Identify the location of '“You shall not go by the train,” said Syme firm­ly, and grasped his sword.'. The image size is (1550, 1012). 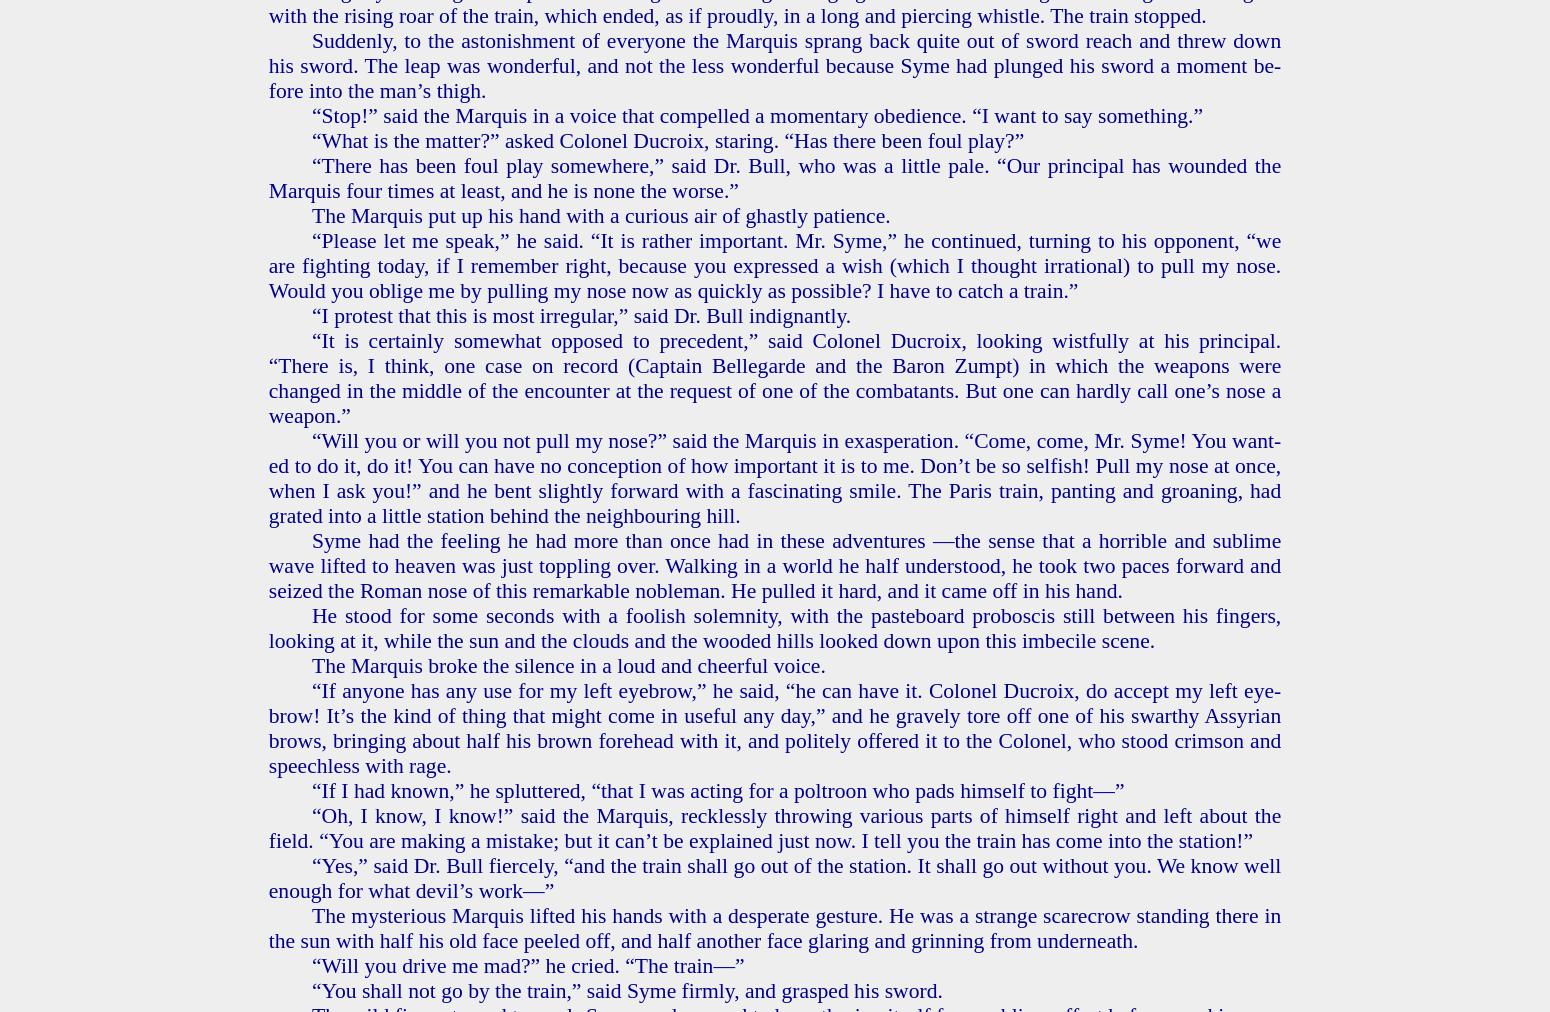
(625, 990).